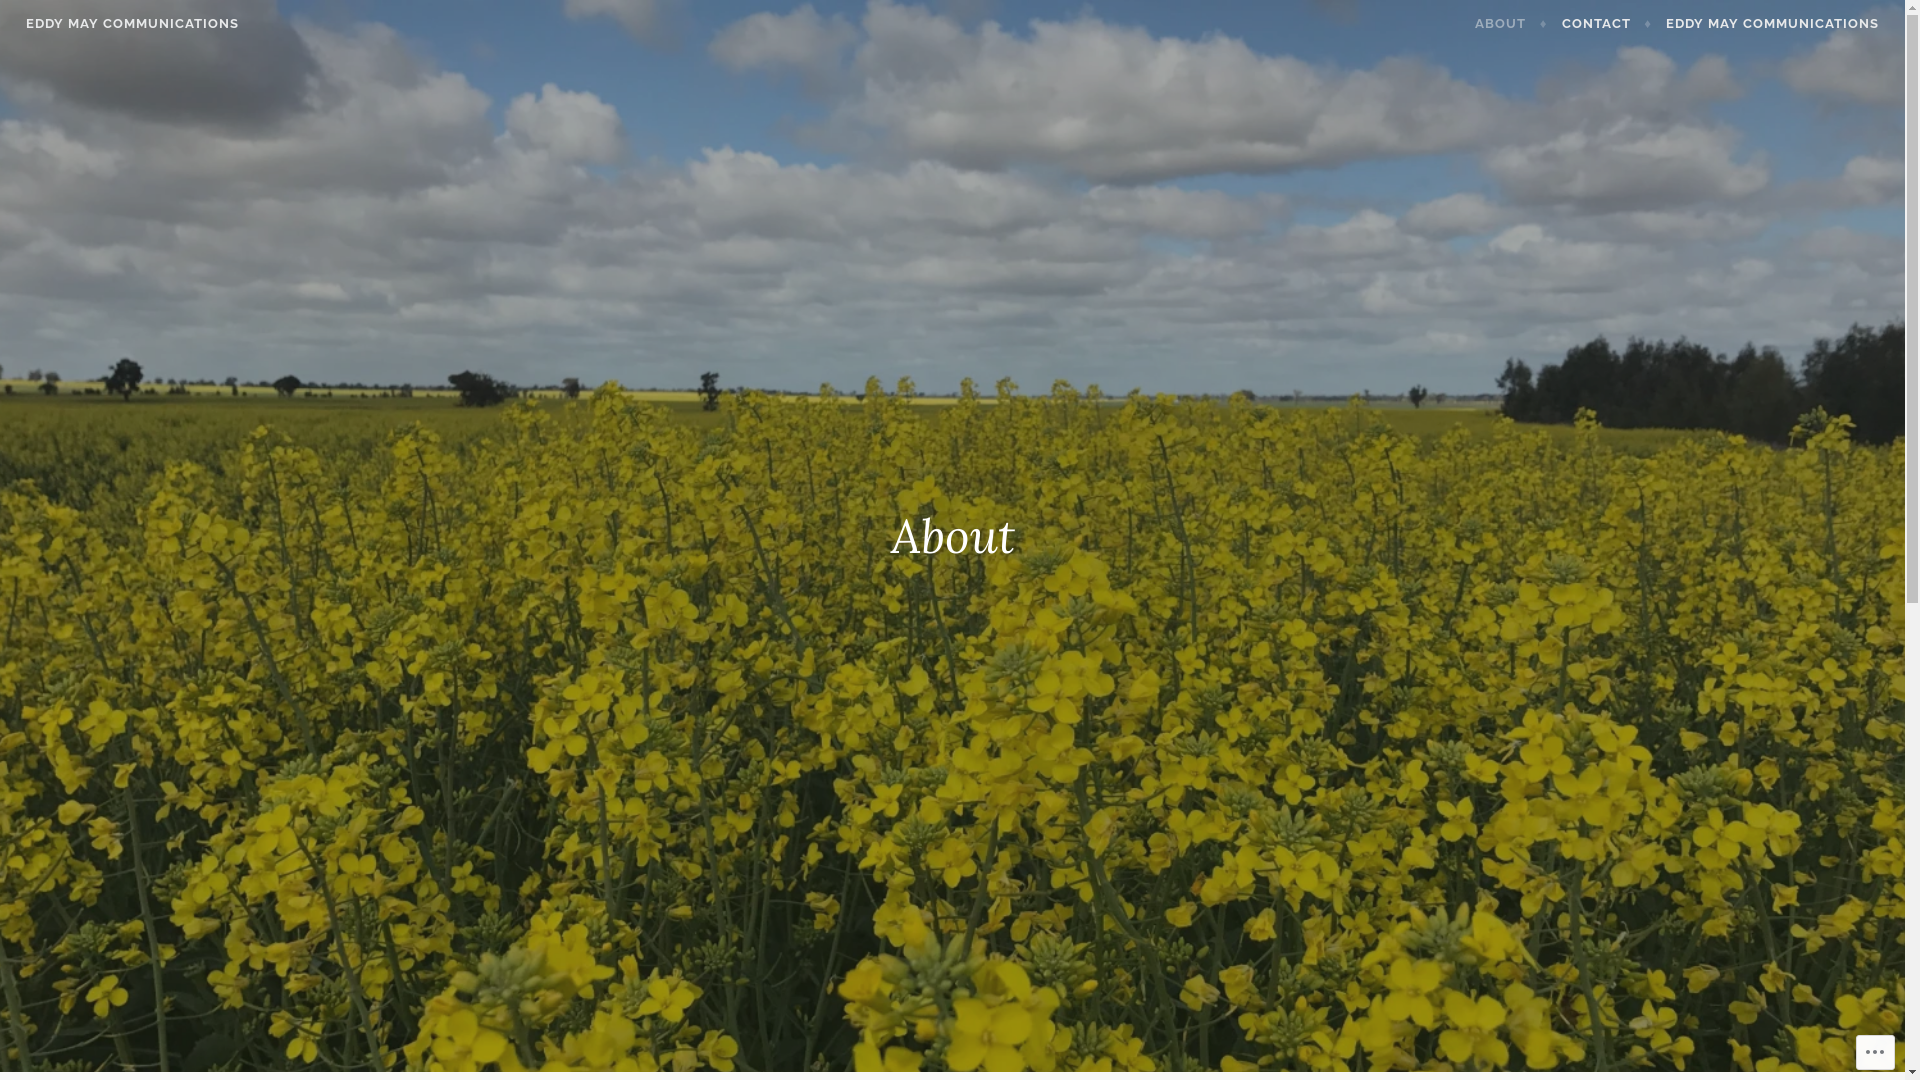  What do you see at coordinates (1511, 23) in the screenshot?
I see `'ABOUT'` at bounding box center [1511, 23].